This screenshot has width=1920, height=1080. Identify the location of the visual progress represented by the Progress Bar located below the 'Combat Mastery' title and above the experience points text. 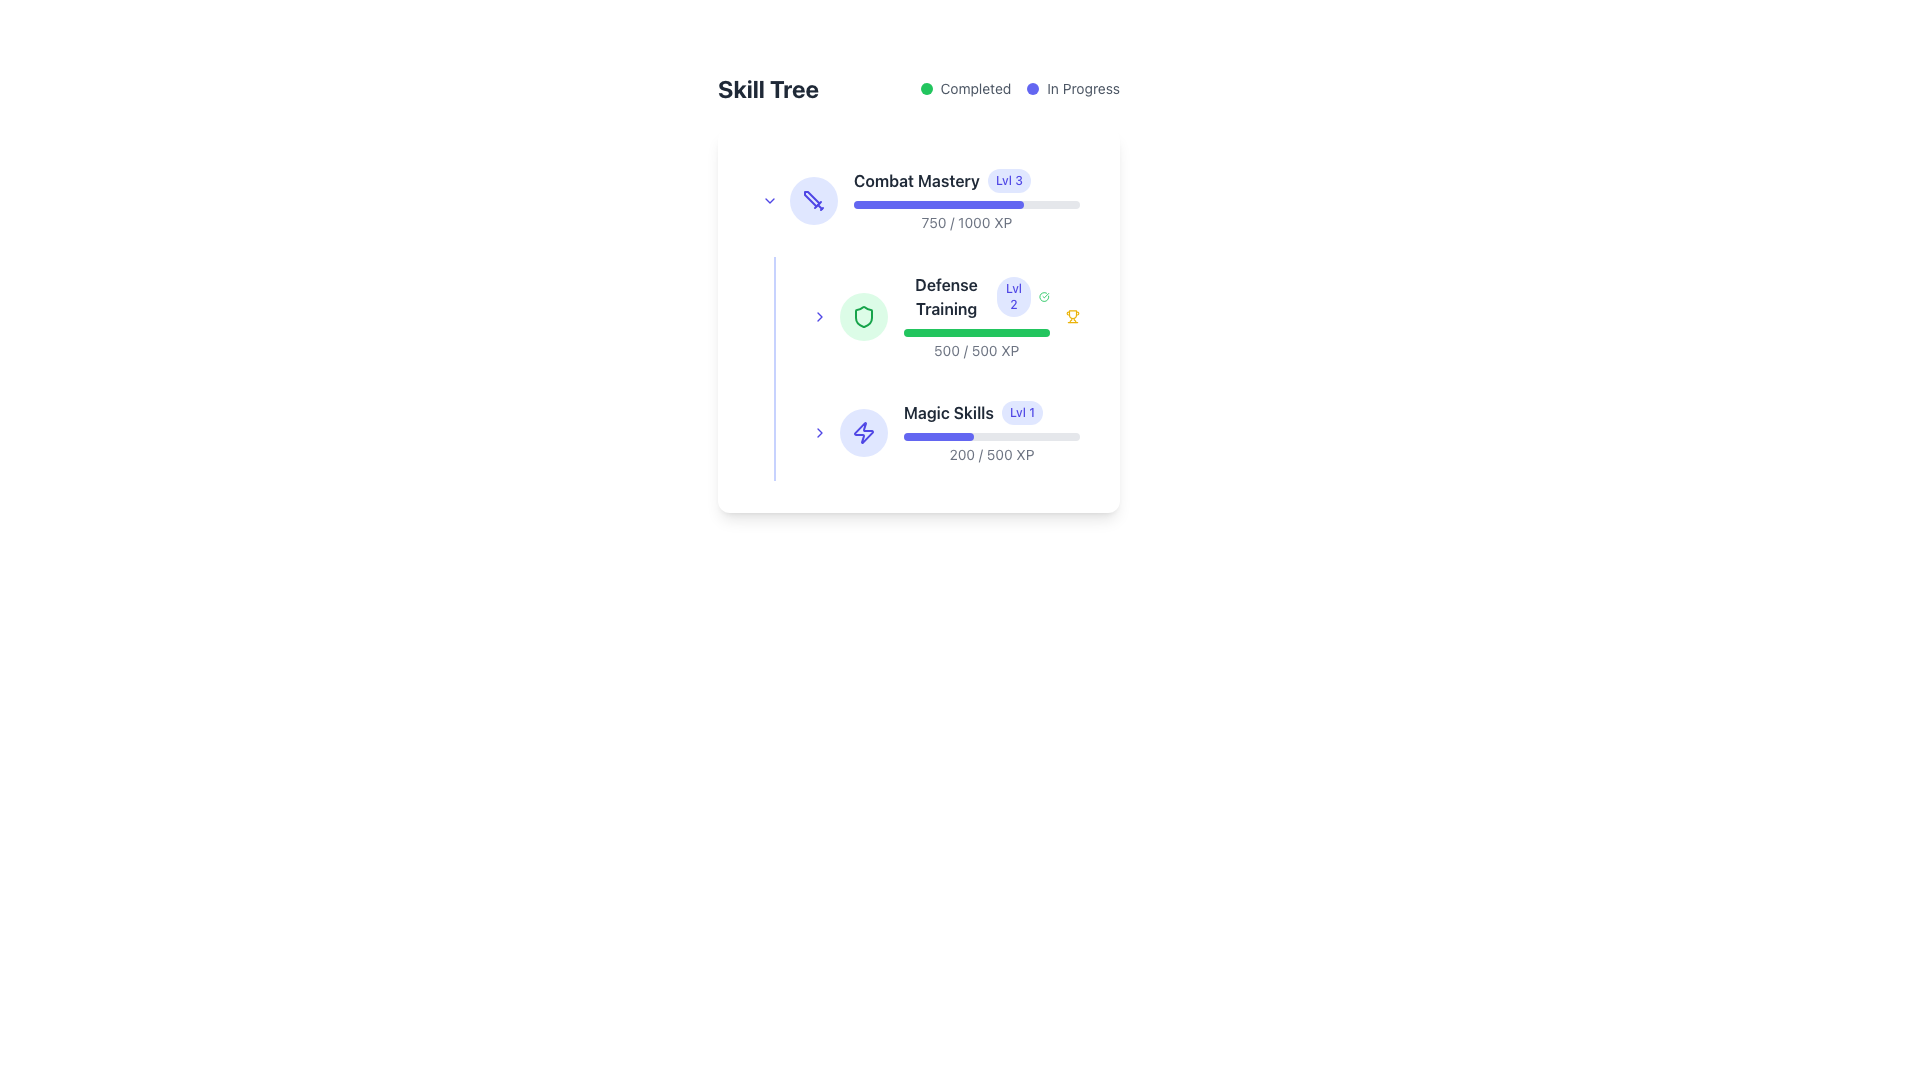
(966, 204).